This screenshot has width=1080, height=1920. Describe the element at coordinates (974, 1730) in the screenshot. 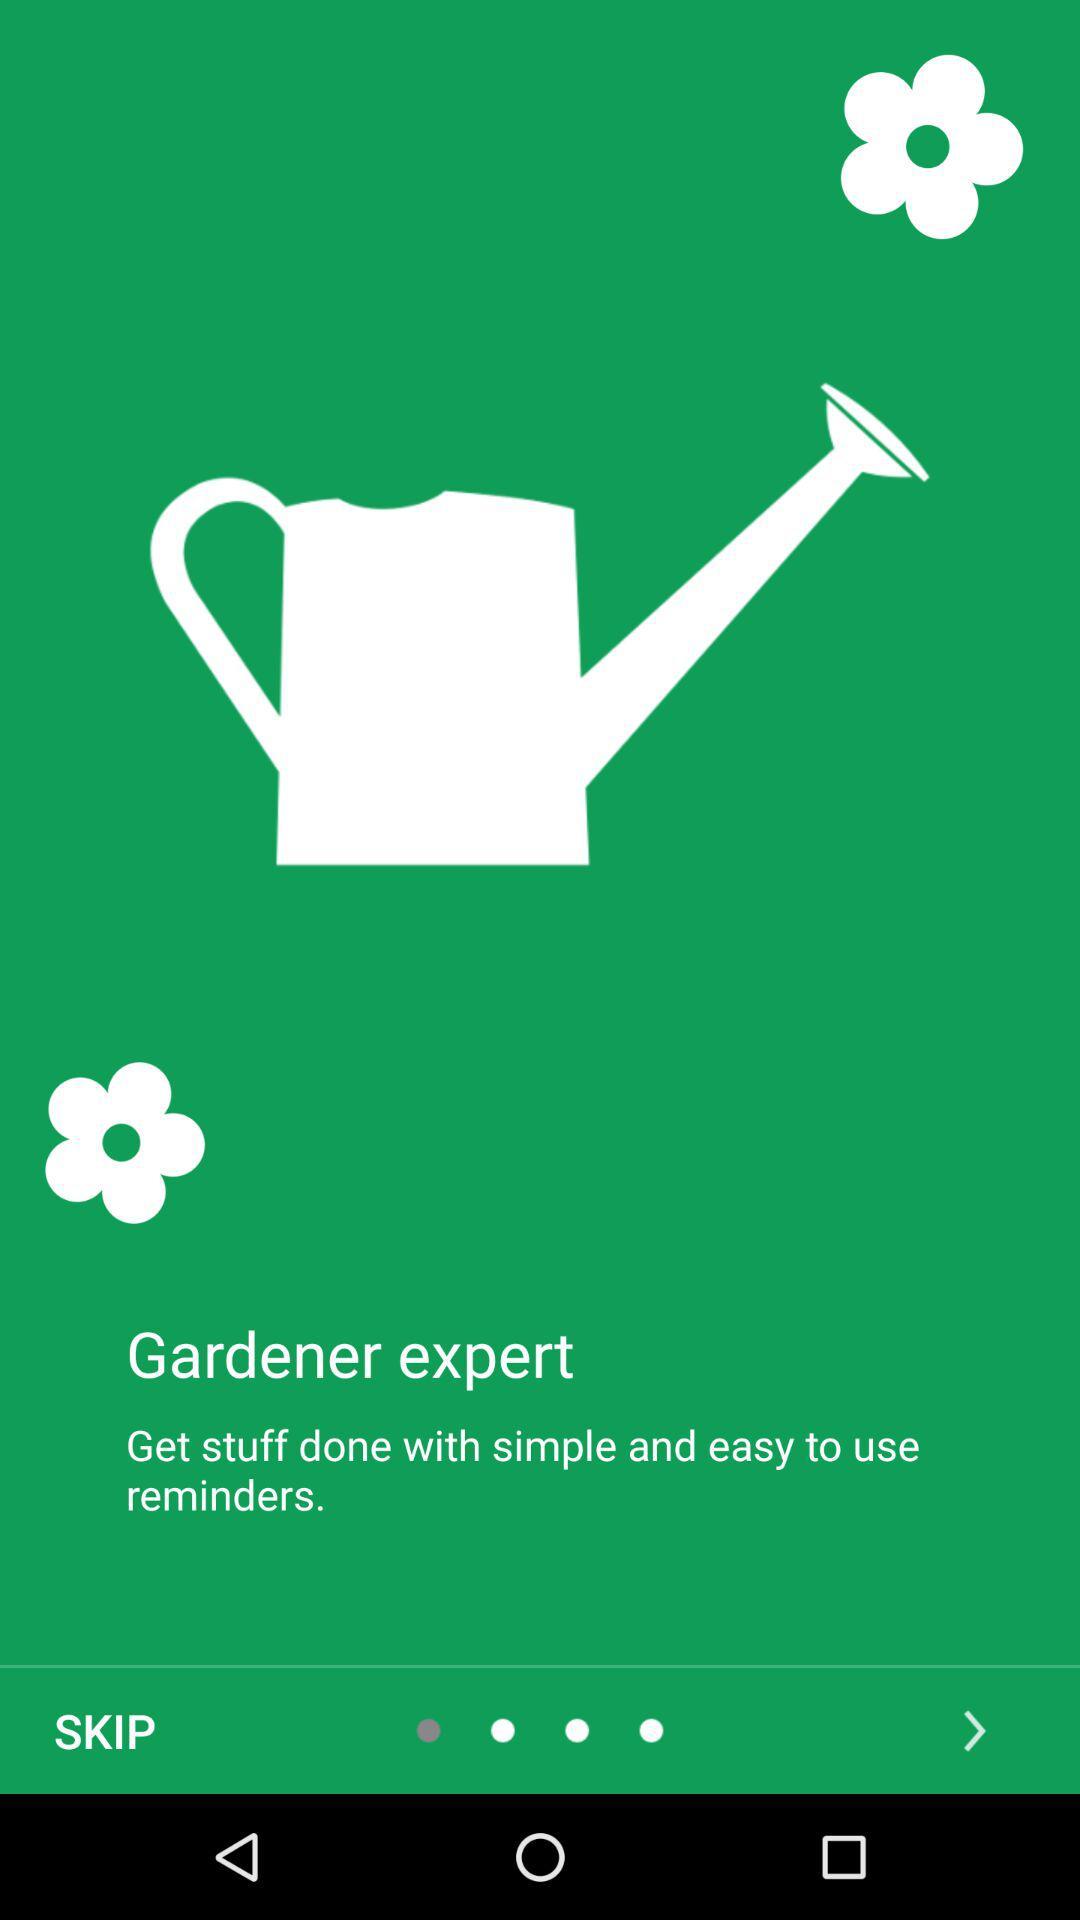

I see `icon at the bottom right corner` at that location.